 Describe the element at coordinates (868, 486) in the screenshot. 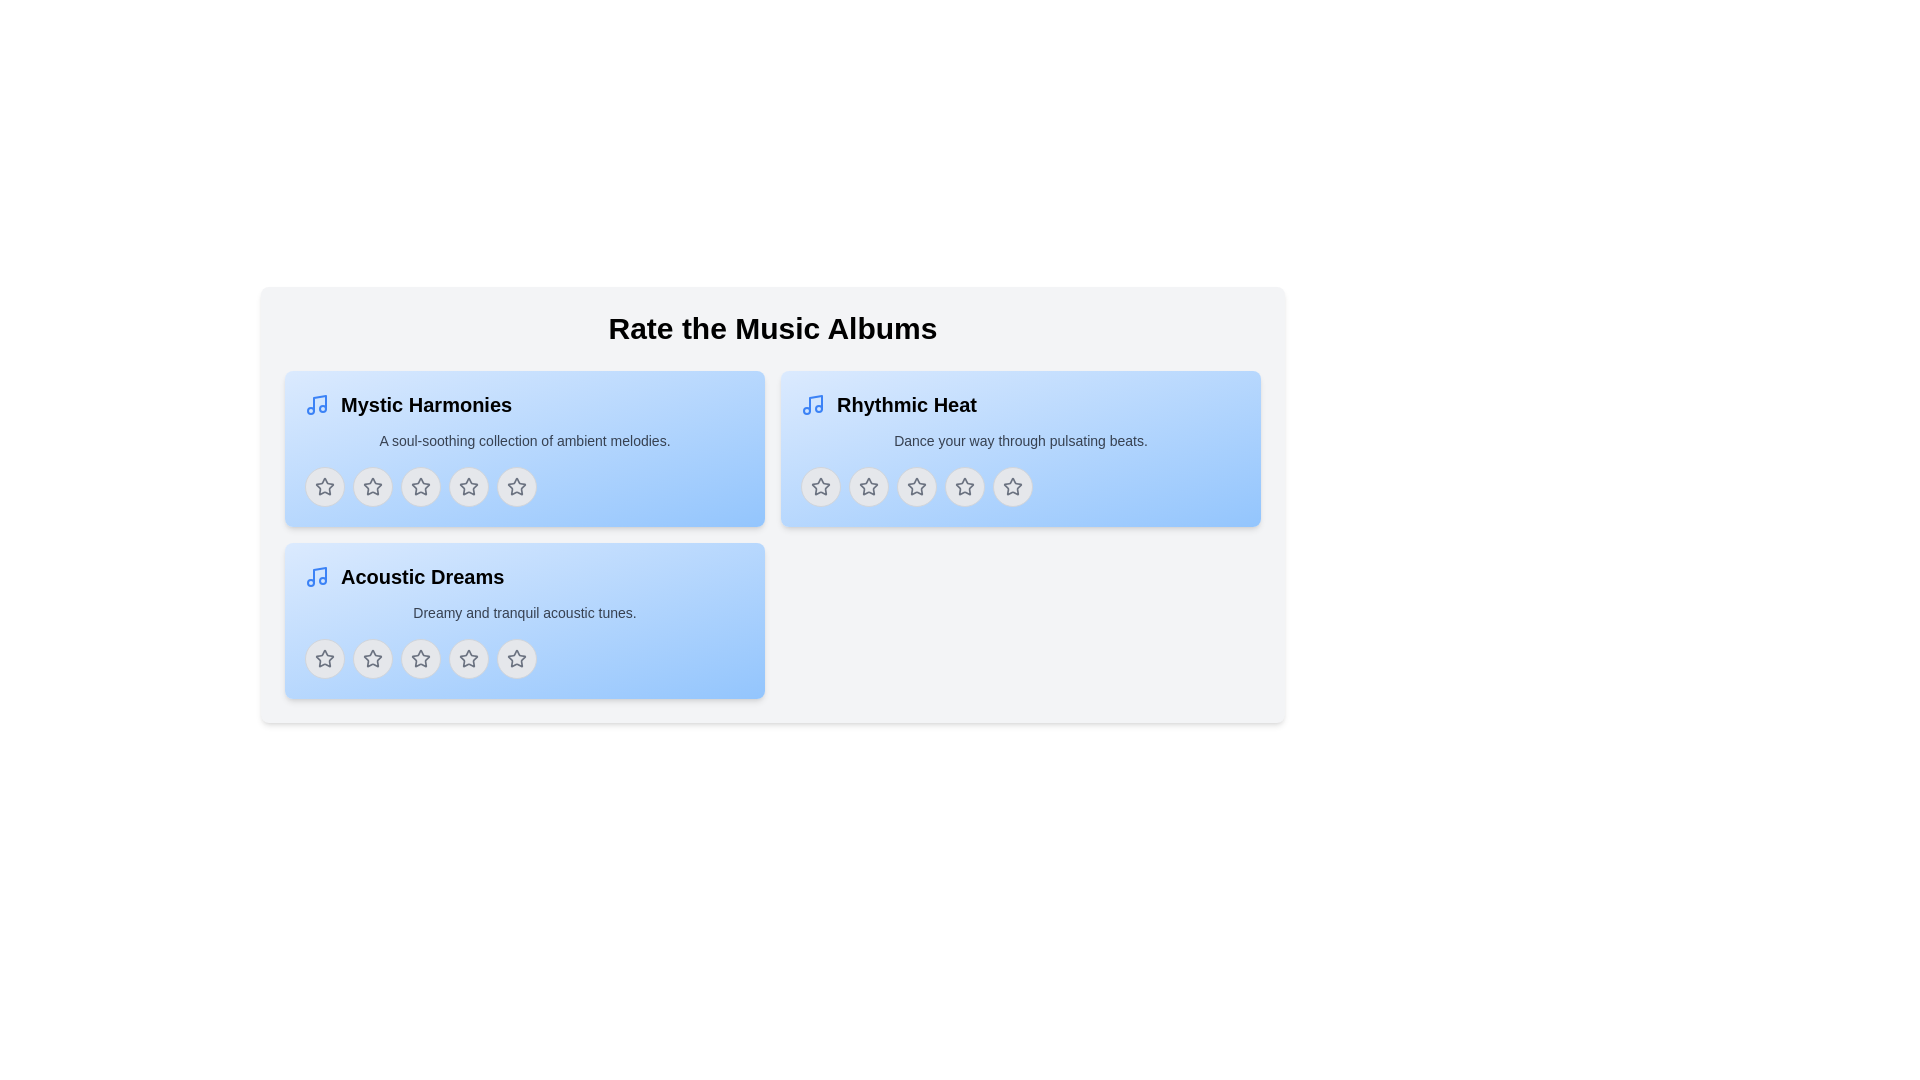

I see `the first rating star icon in the 'Rhythmic Heat' music album card` at that location.